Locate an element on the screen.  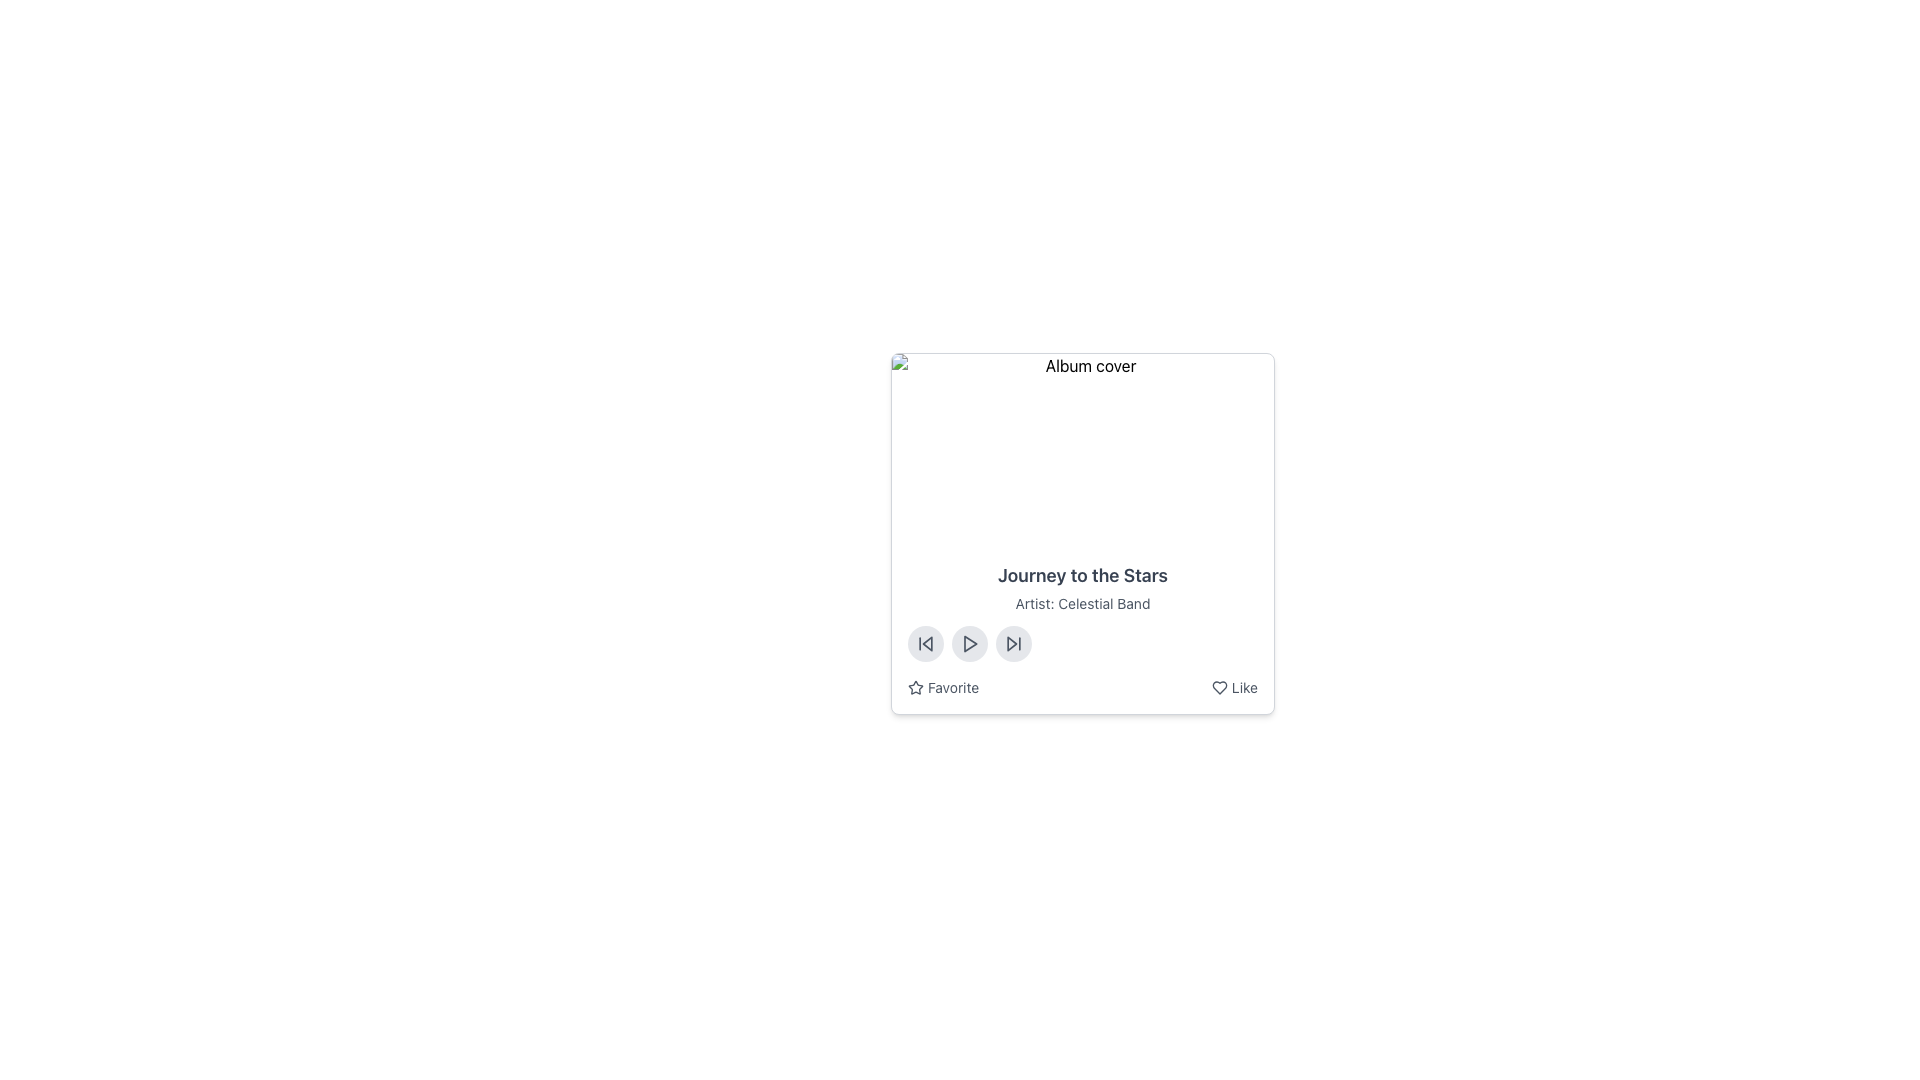
the 'Like' icon button located in the bottom-right corner of the card structure that allows users to mark an item as liked or favorited is located at coordinates (1218, 686).